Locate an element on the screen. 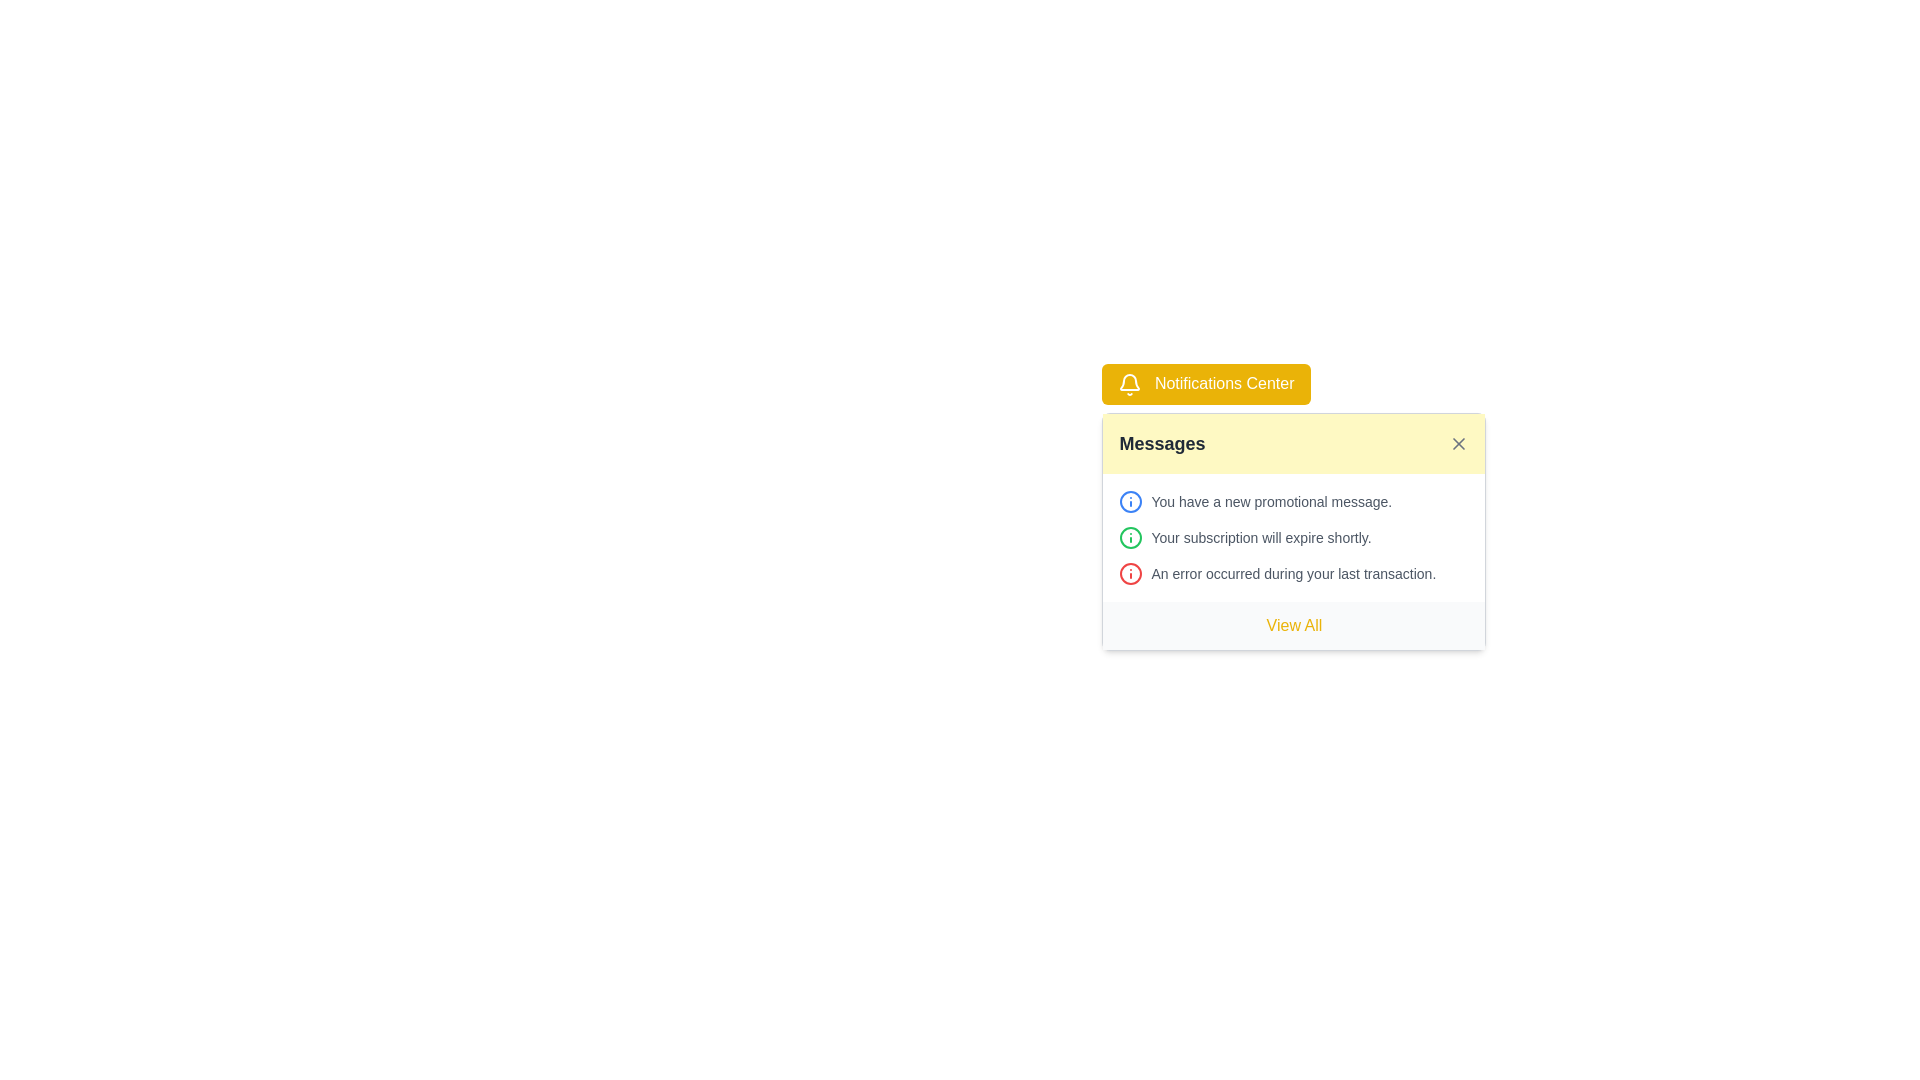 The image size is (1920, 1080). the interactive button located at the bottom center of the notification card is located at coordinates (1294, 624).